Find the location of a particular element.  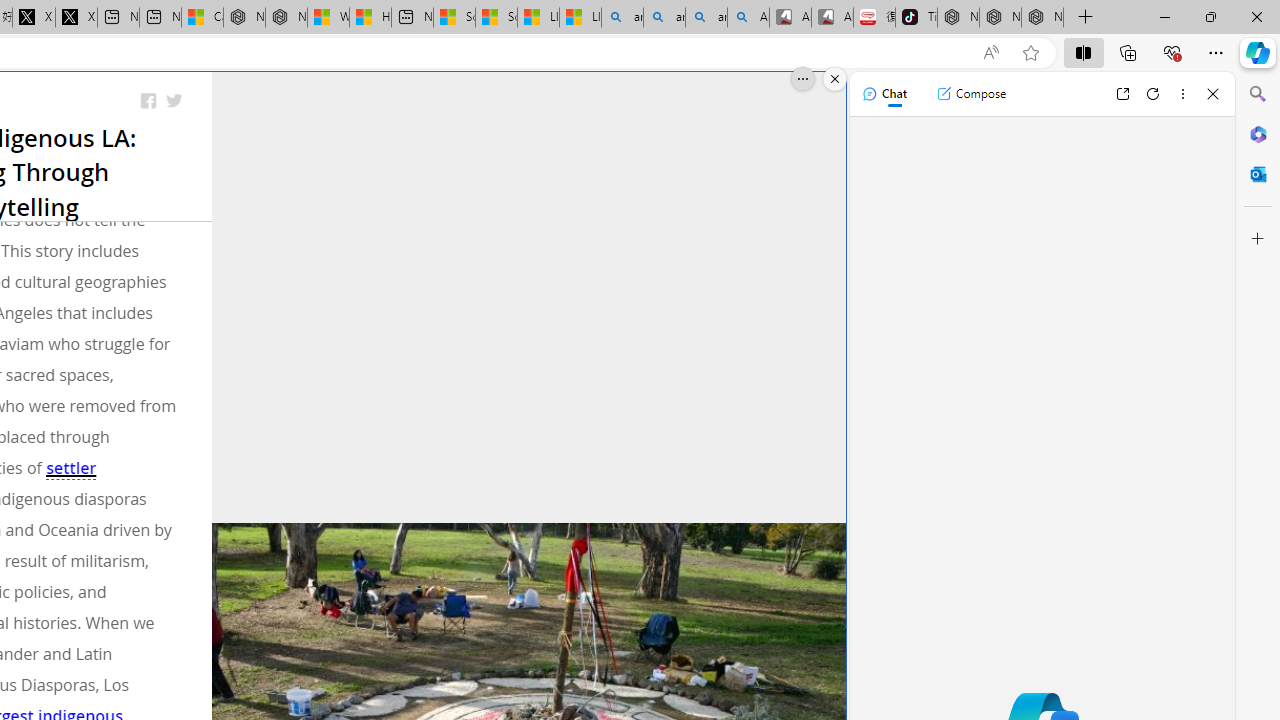

'Compose' is located at coordinates (971, 93).